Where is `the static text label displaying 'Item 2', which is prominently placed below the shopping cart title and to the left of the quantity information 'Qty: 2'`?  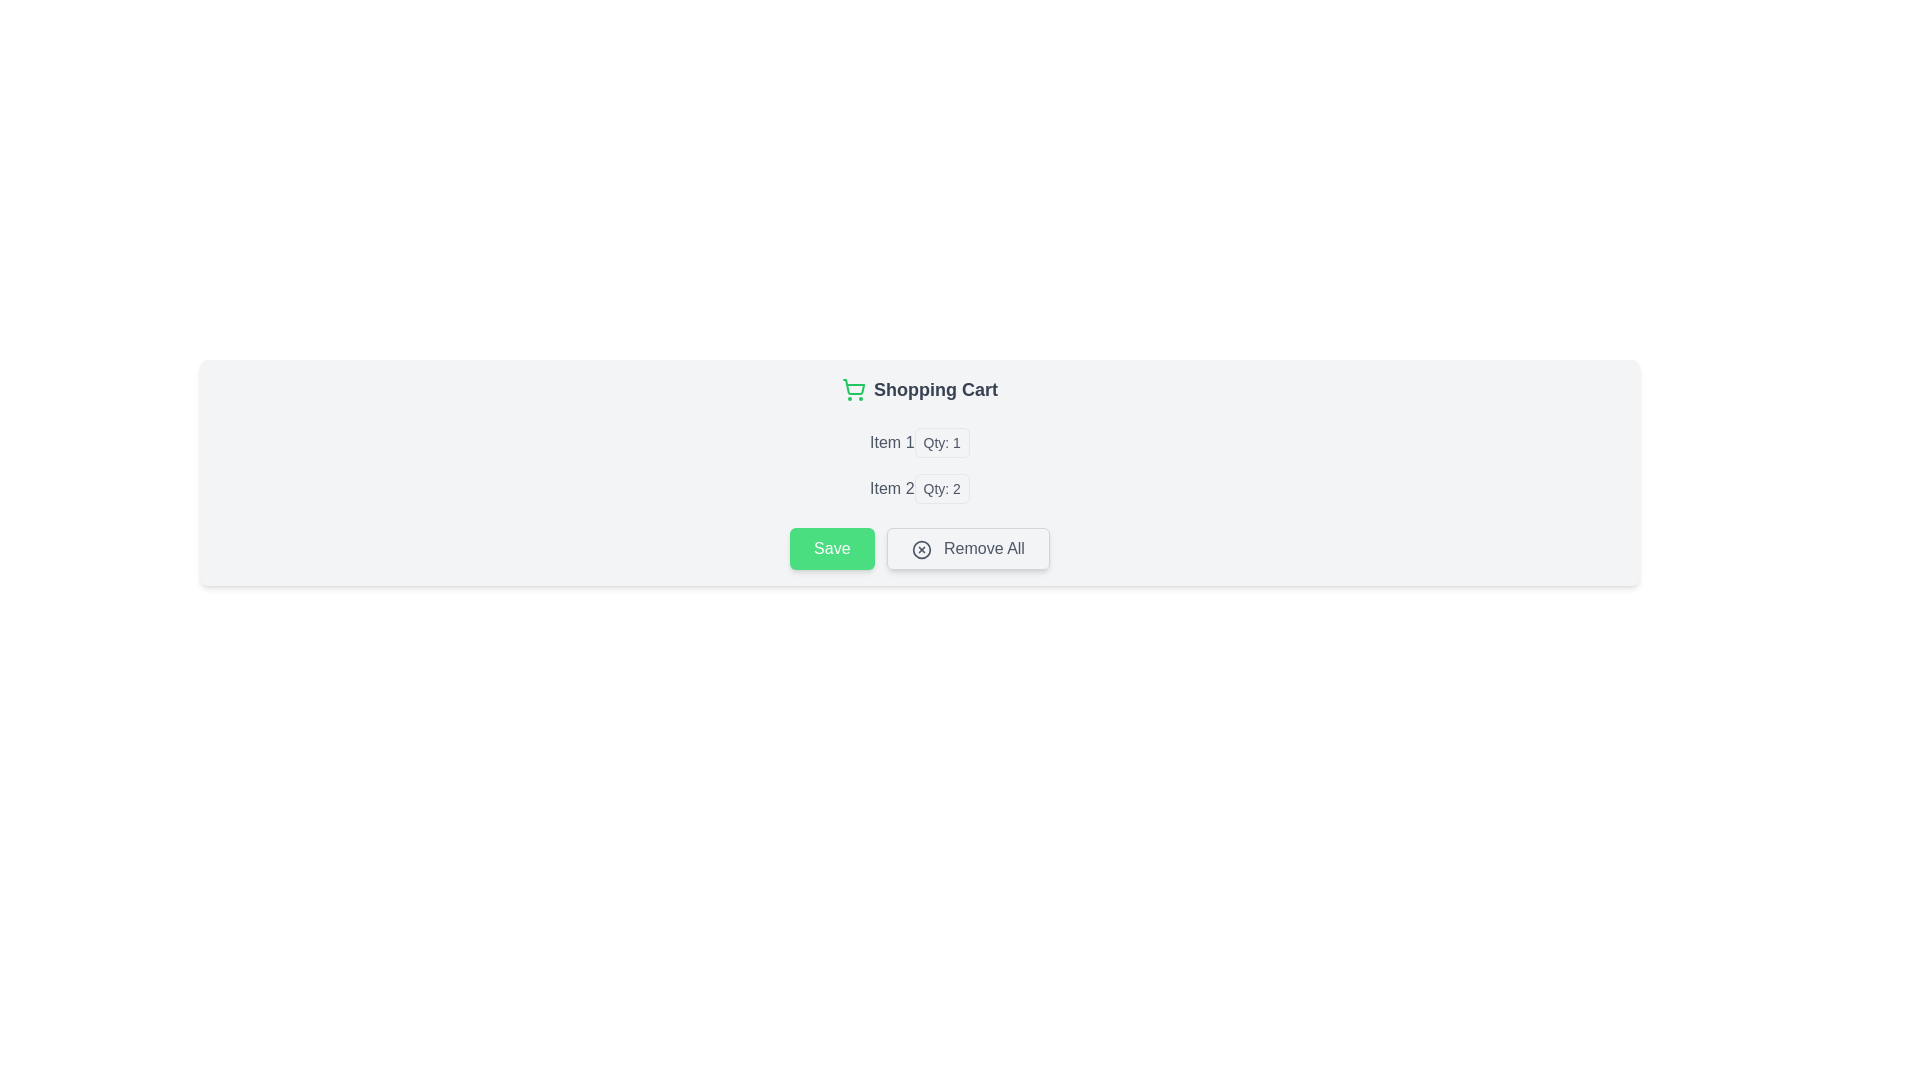
the static text label displaying 'Item 2', which is prominently placed below the shopping cart title and to the left of the quantity information 'Qty: 2' is located at coordinates (891, 489).